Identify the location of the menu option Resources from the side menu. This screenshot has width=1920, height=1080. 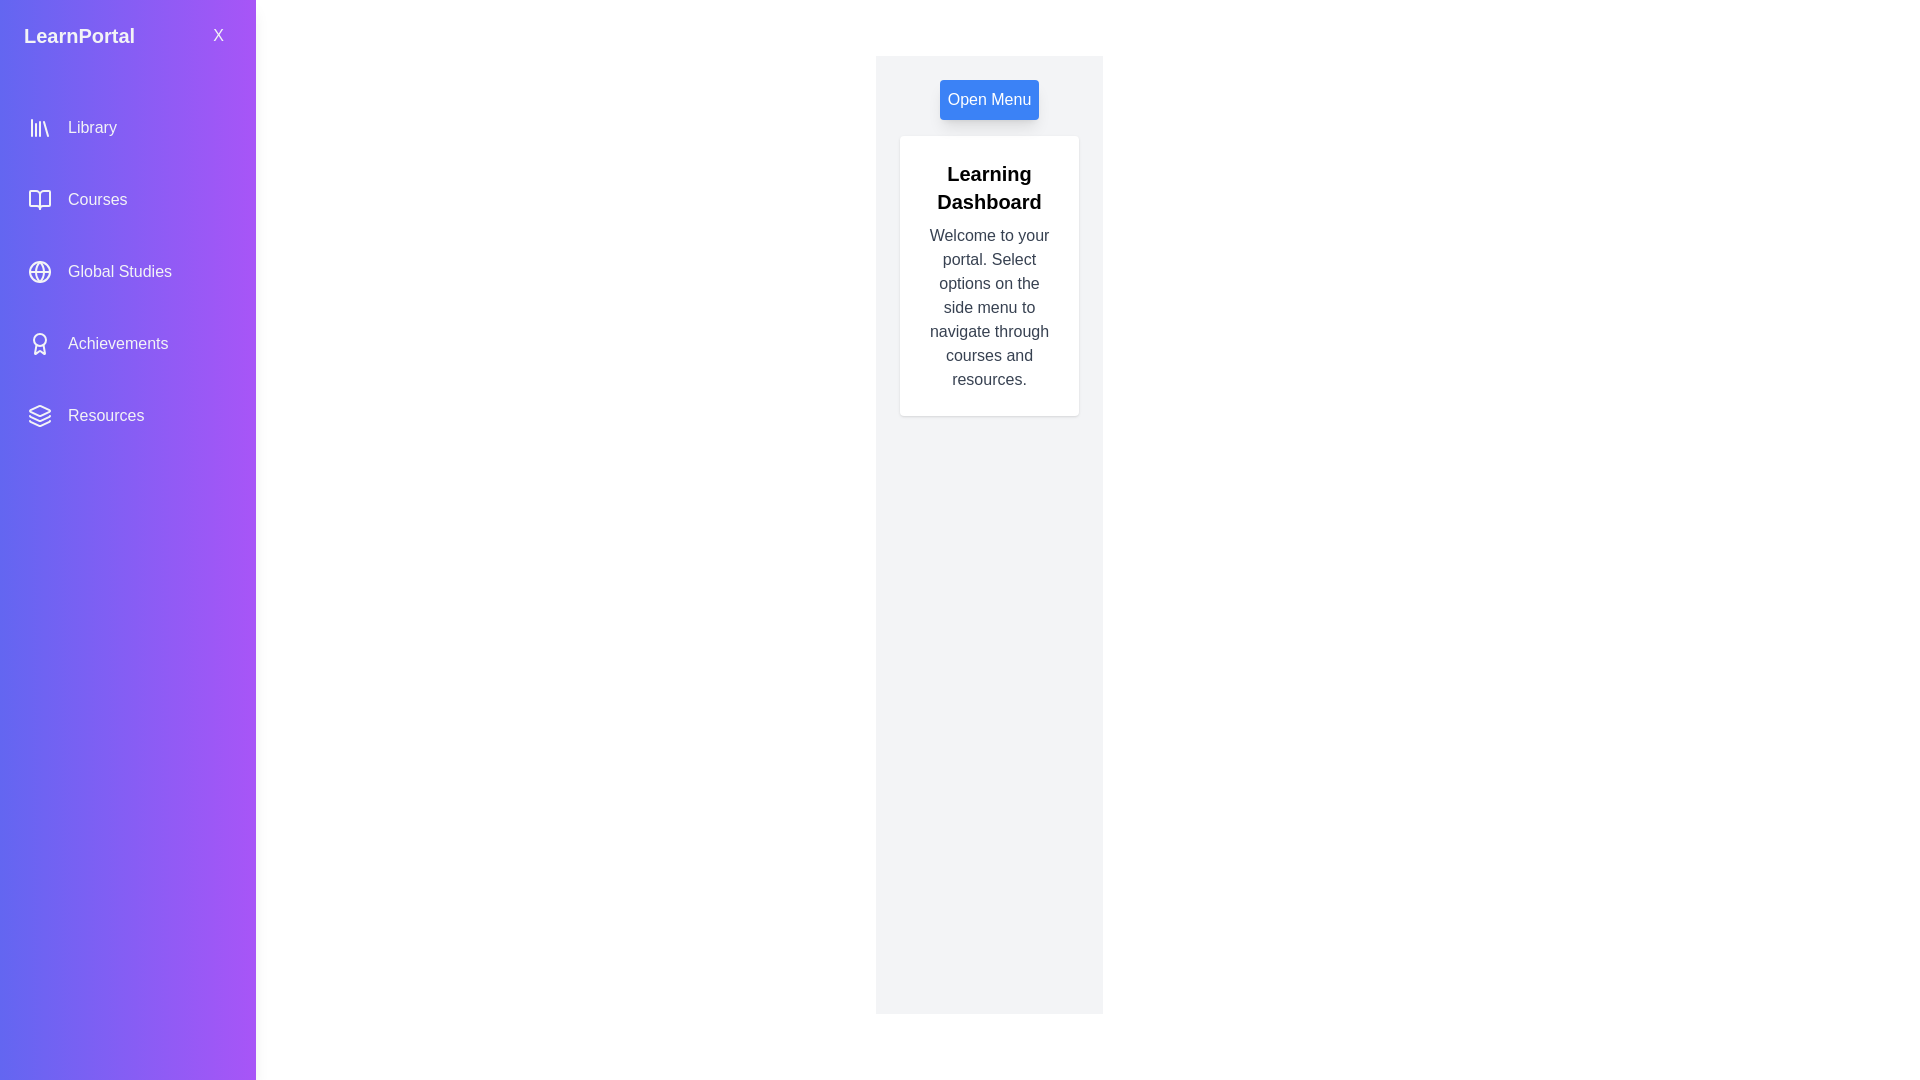
(127, 415).